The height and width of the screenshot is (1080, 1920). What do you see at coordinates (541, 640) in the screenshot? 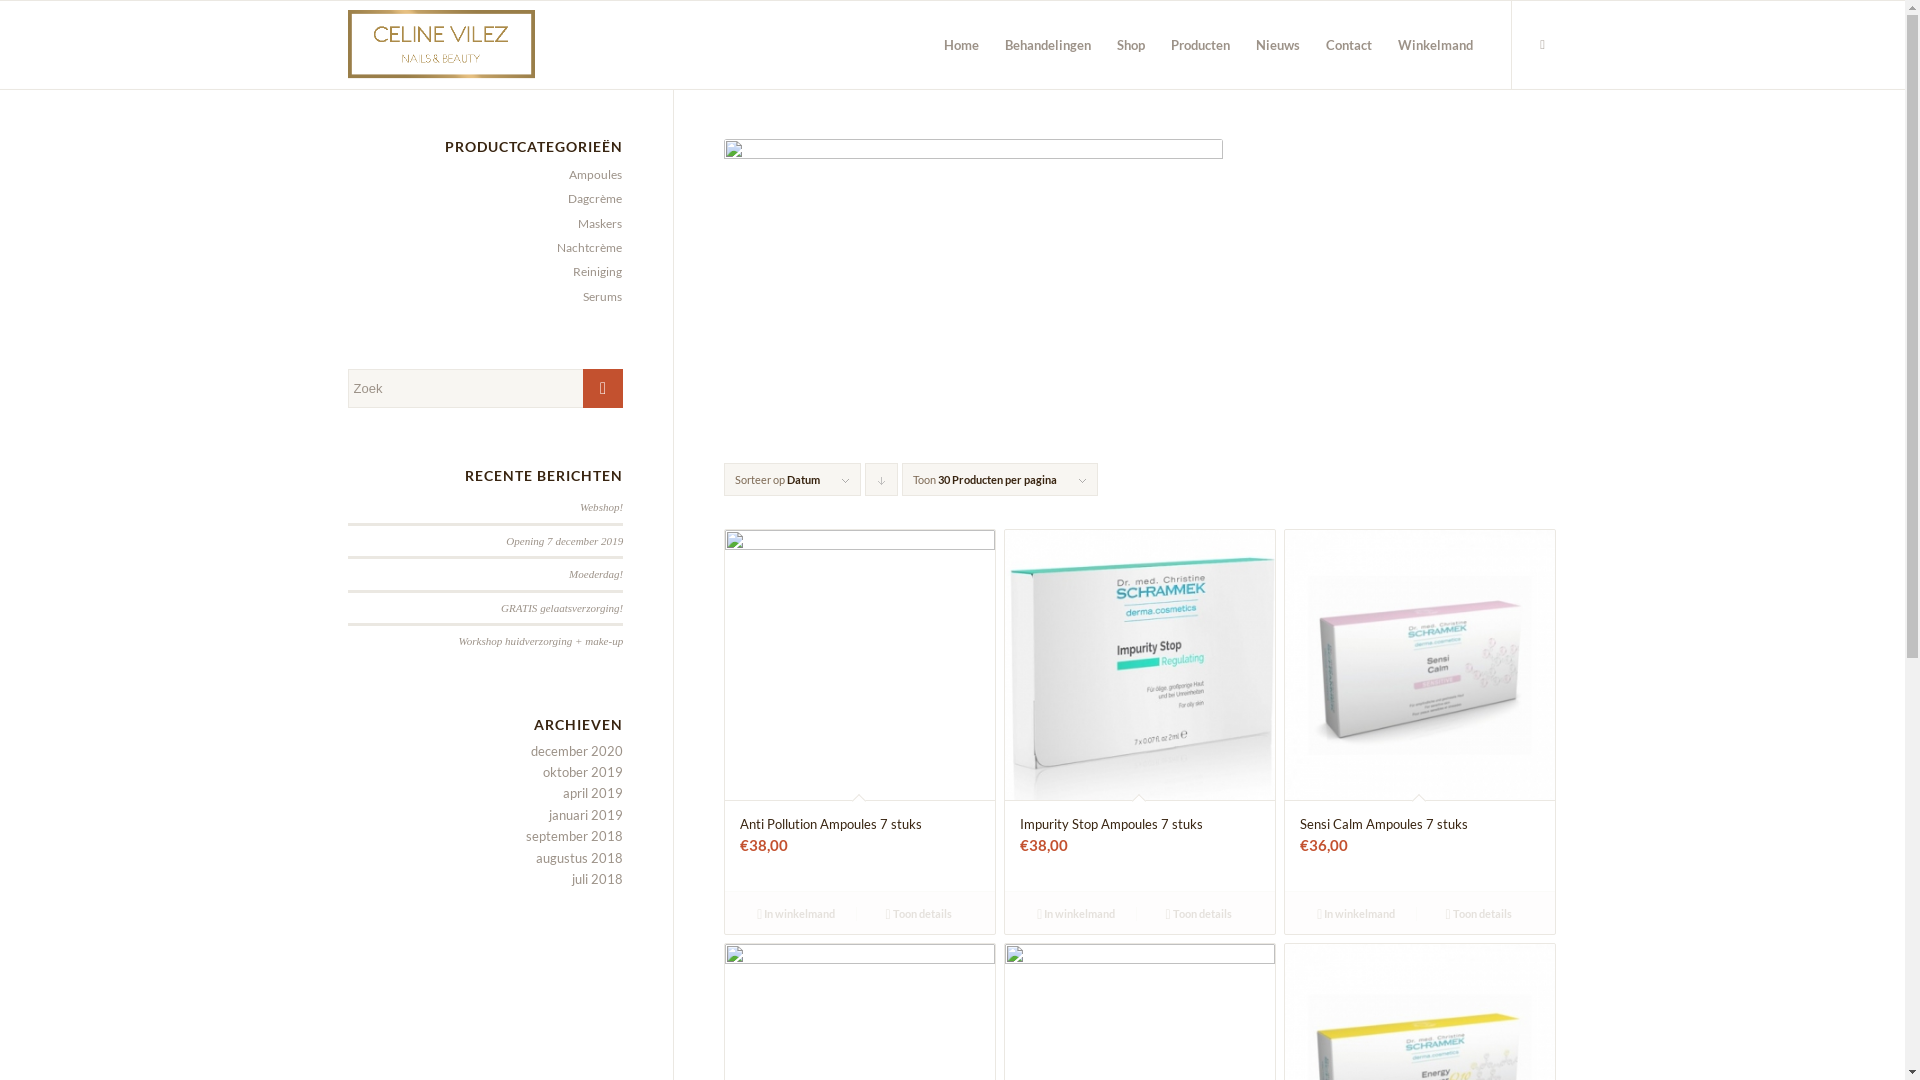
I see `'Workshop huidverzorging + make-up'` at bounding box center [541, 640].